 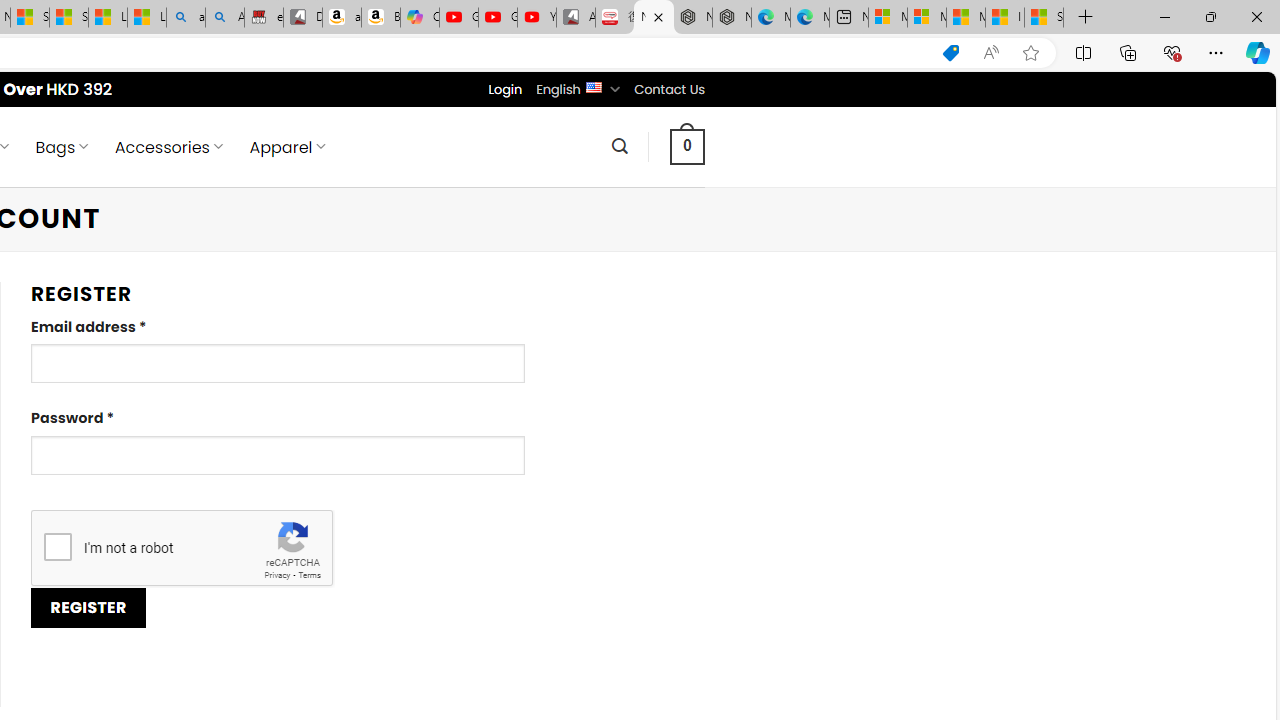 I want to click on 'This site has coupons! Shopping in Microsoft Edge', so click(x=950, y=52).